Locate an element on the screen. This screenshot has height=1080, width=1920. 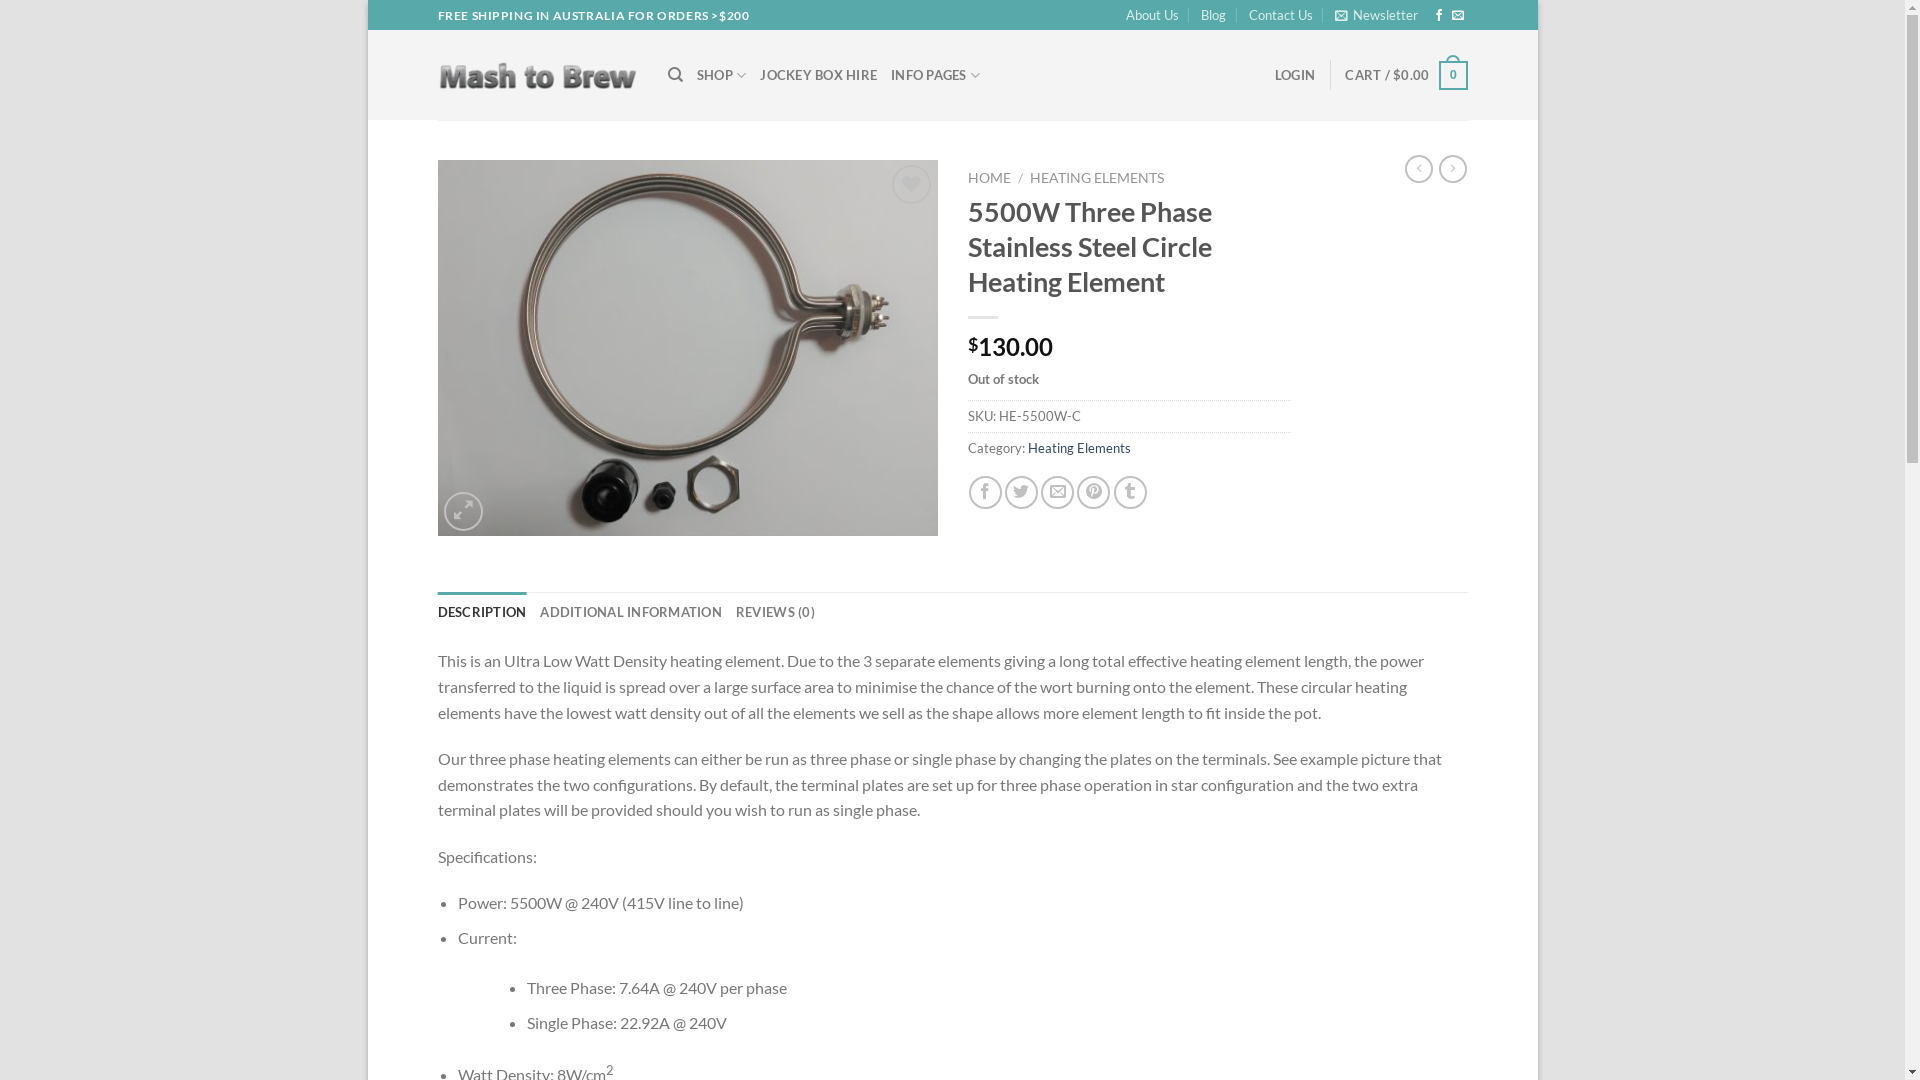
'Contact Us' is located at coordinates (1281, 15).